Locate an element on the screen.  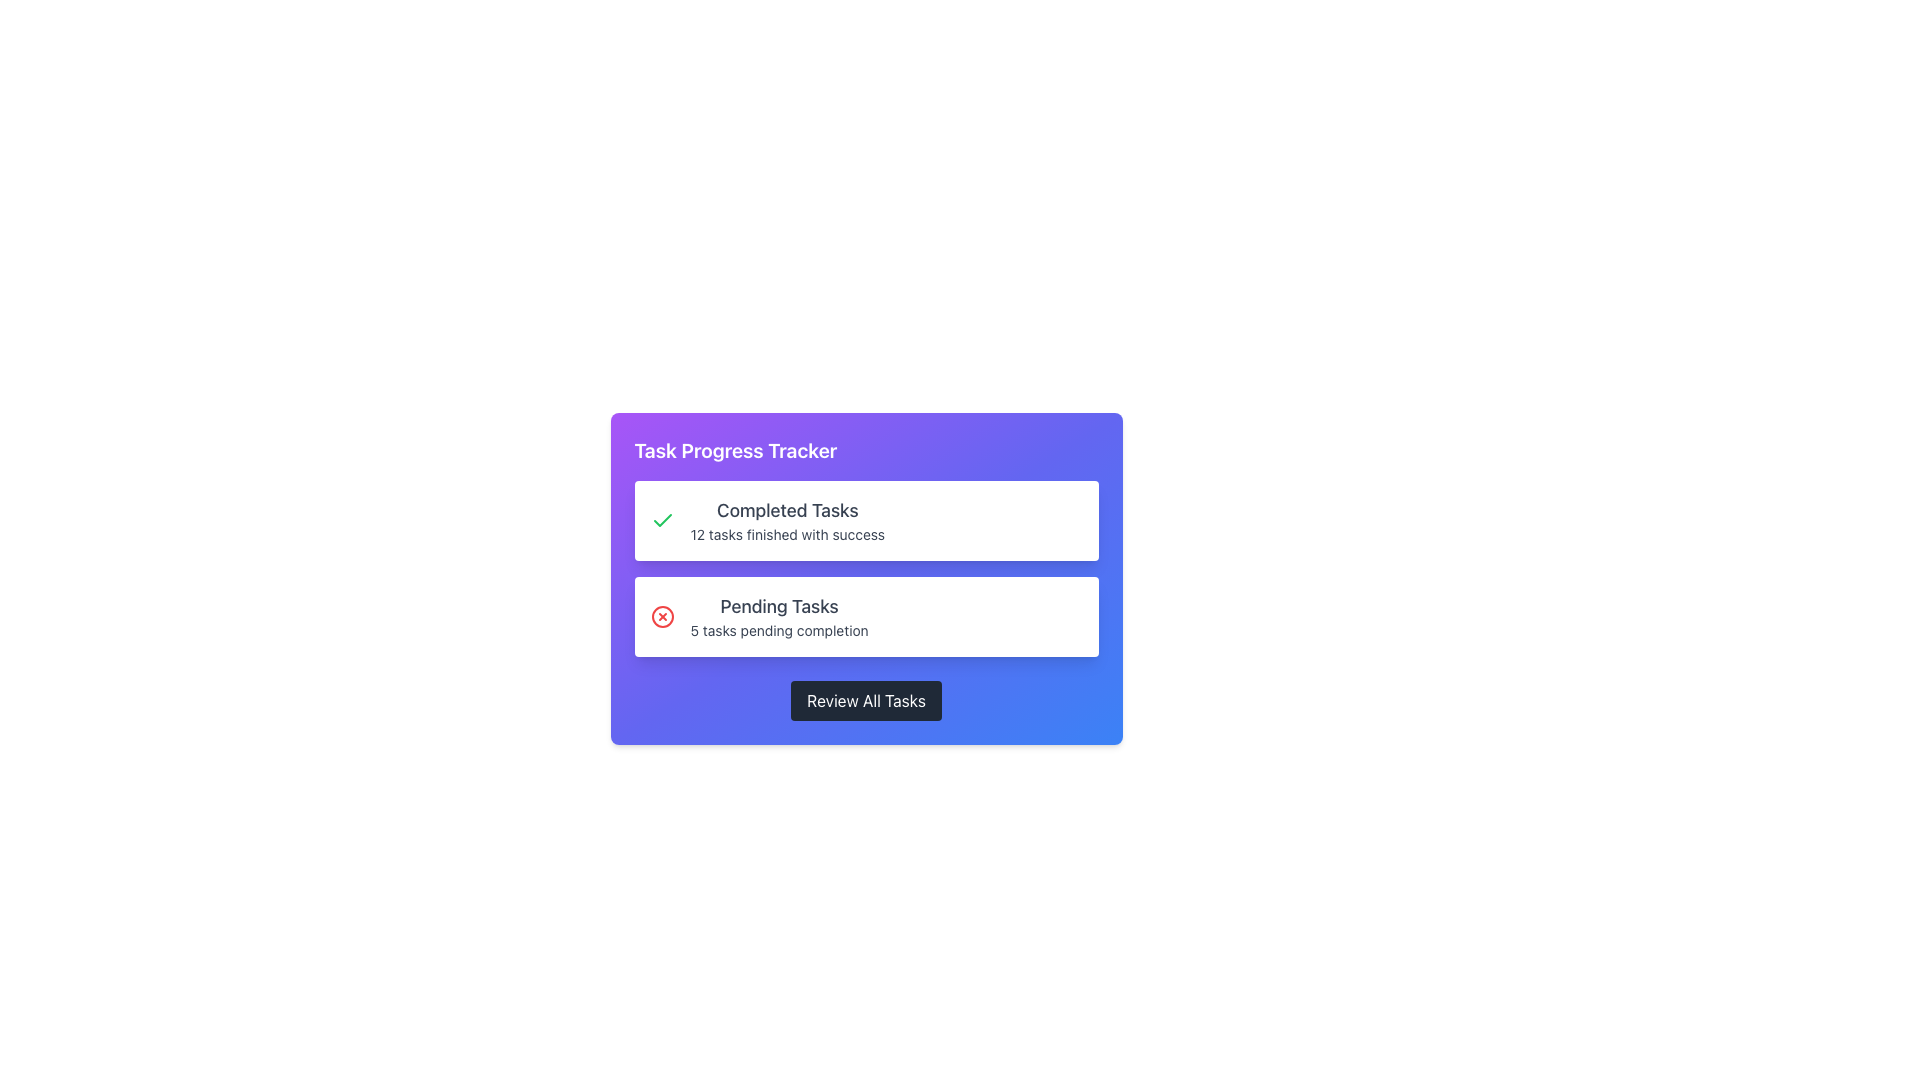
the checkmark icon in the 'Completed Tasks' section, which indicates successful tasks, located adjacent to the text 'Completed Tasks' and '12 tasks finished with success' is located at coordinates (662, 519).